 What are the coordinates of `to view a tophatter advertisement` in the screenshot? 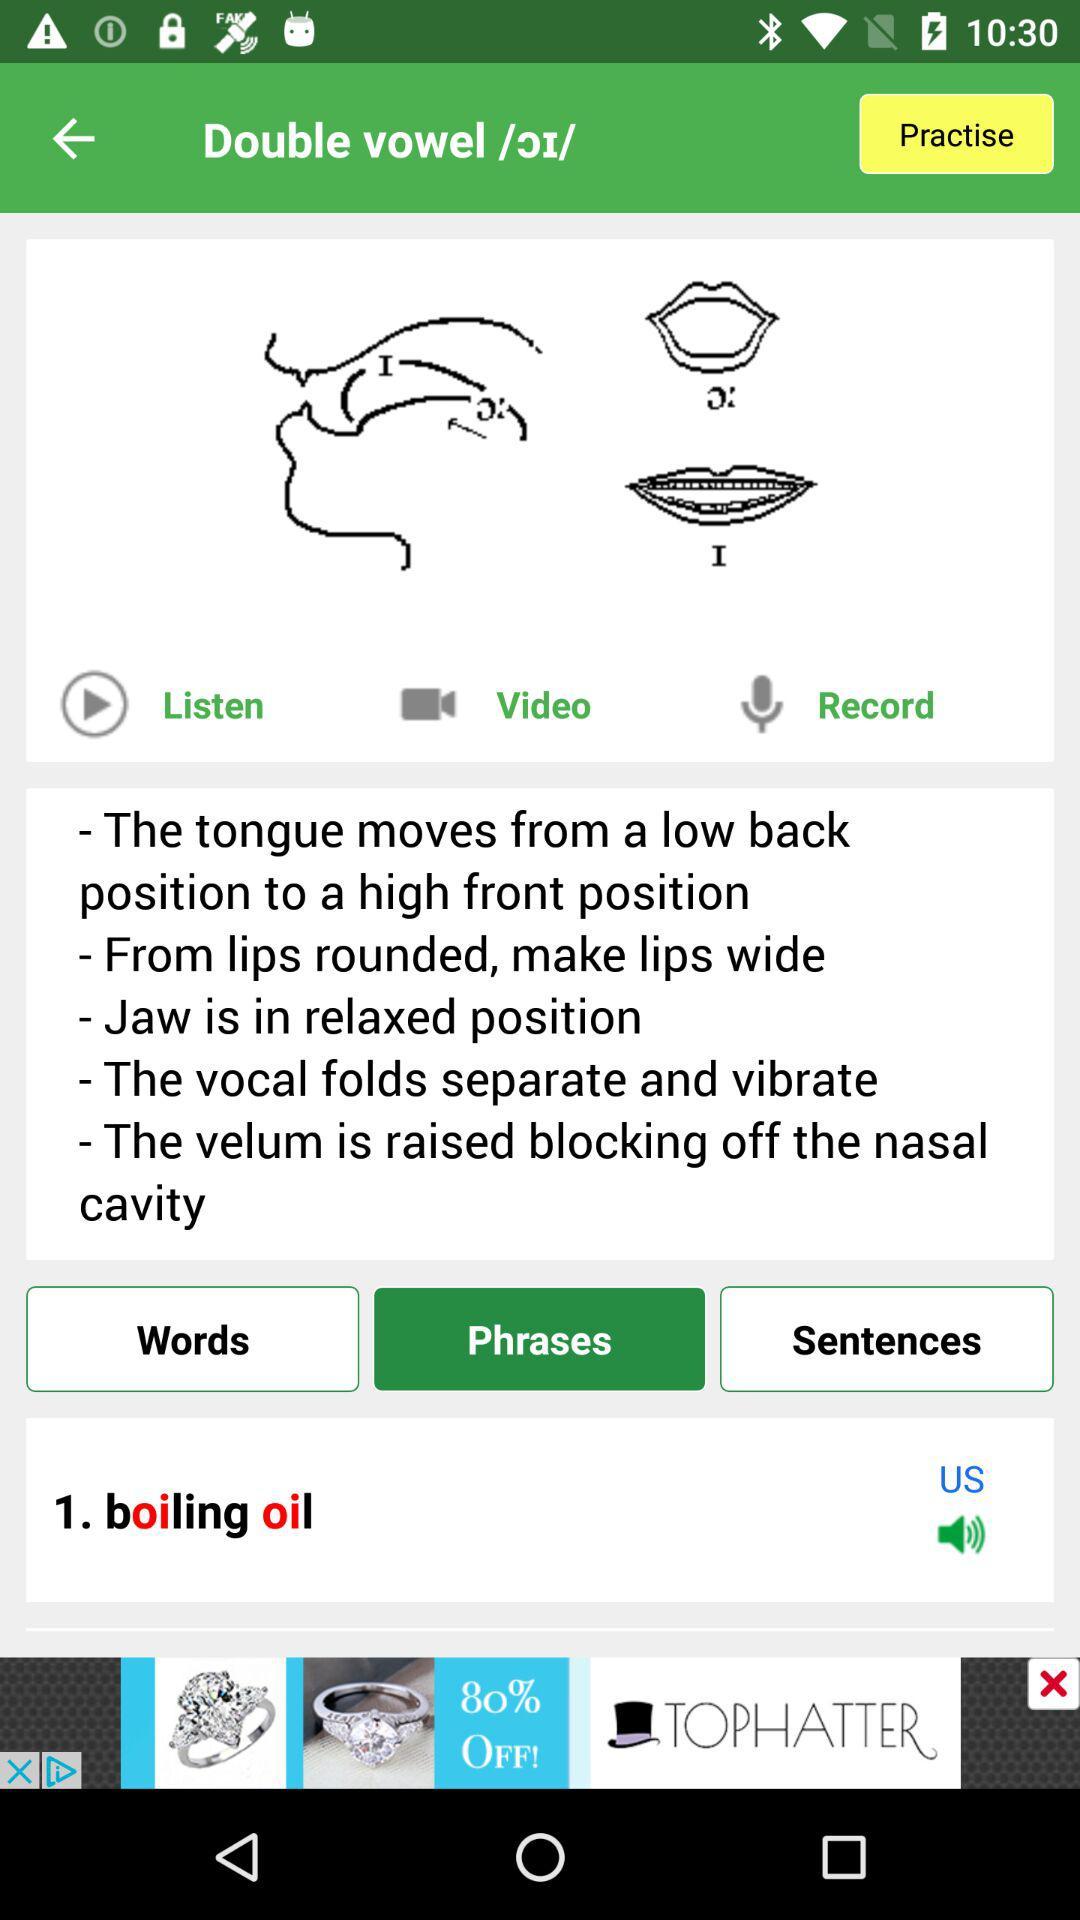 It's located at (540, 1722).